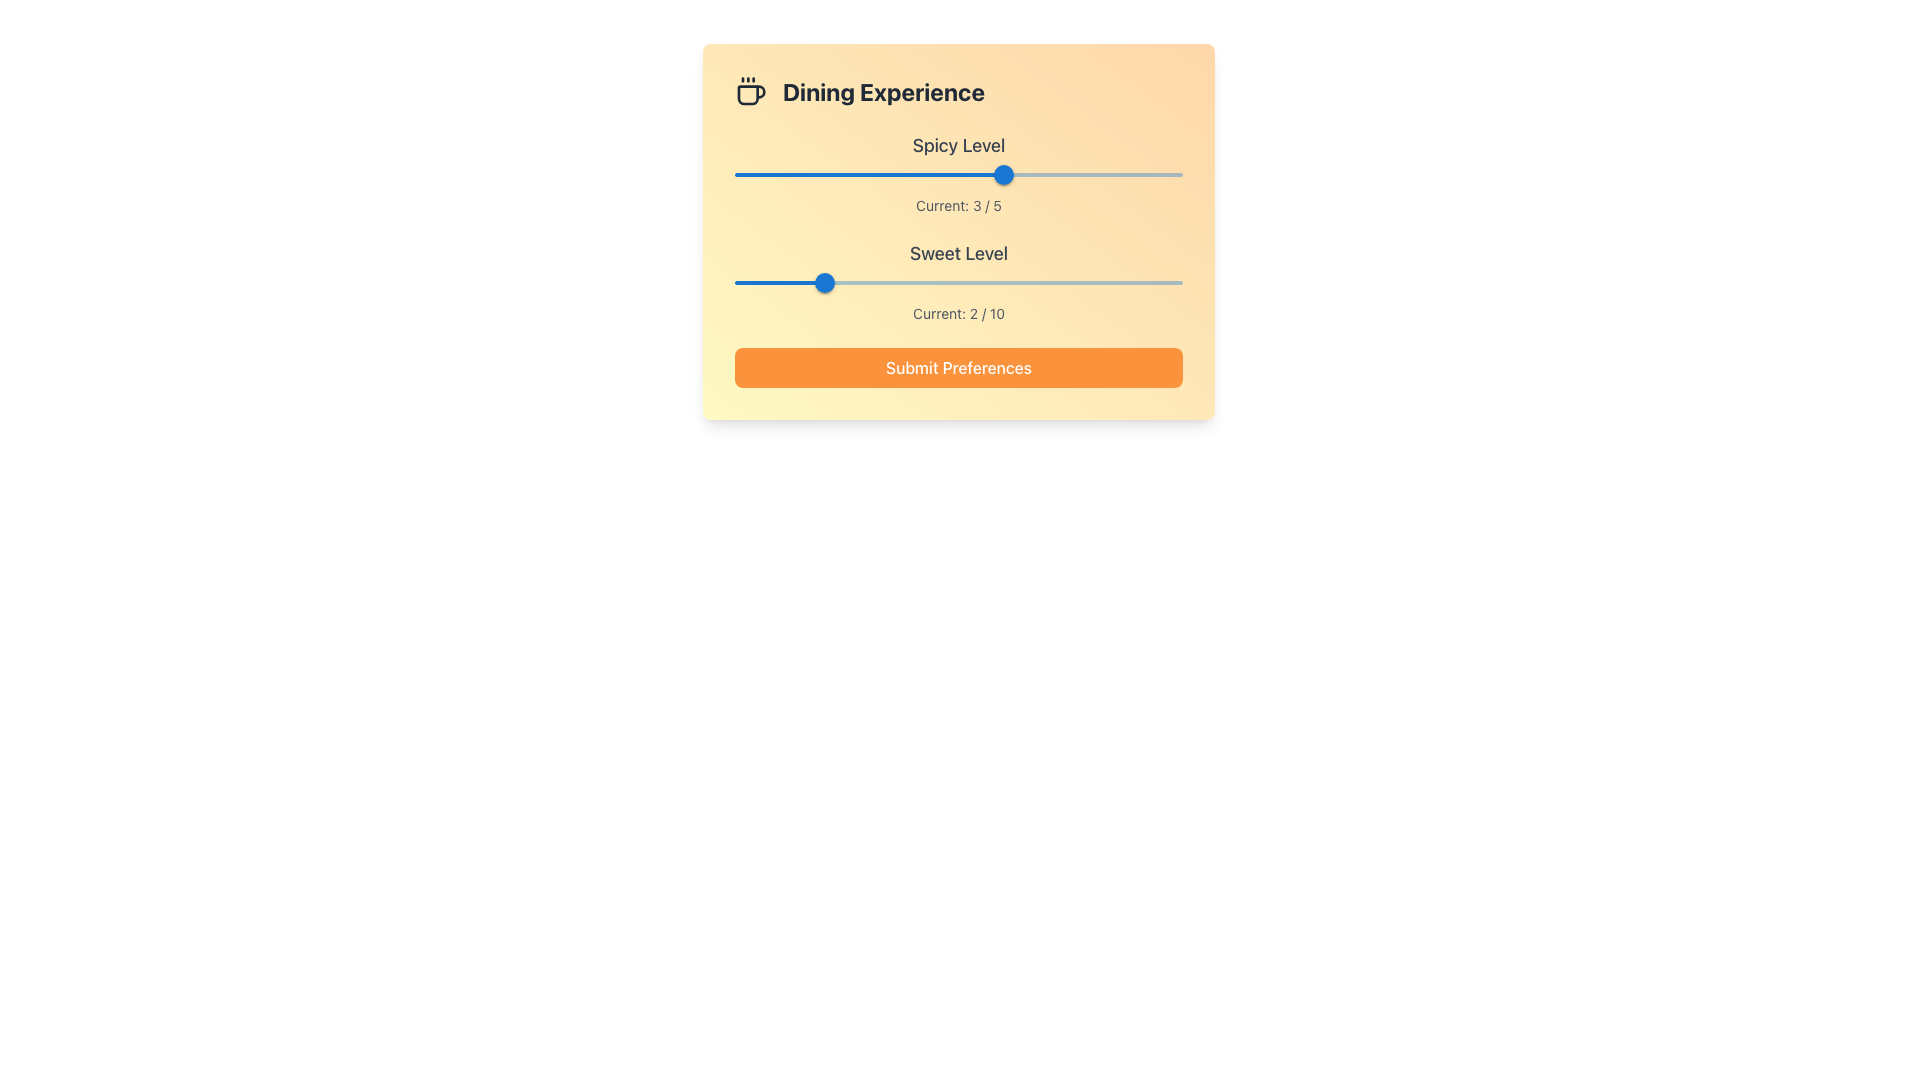 This screenshot has width=1920, height=1080. Describe the element at coordinates (869, 282) in the screenshot. I see `the sweet level` at that location.